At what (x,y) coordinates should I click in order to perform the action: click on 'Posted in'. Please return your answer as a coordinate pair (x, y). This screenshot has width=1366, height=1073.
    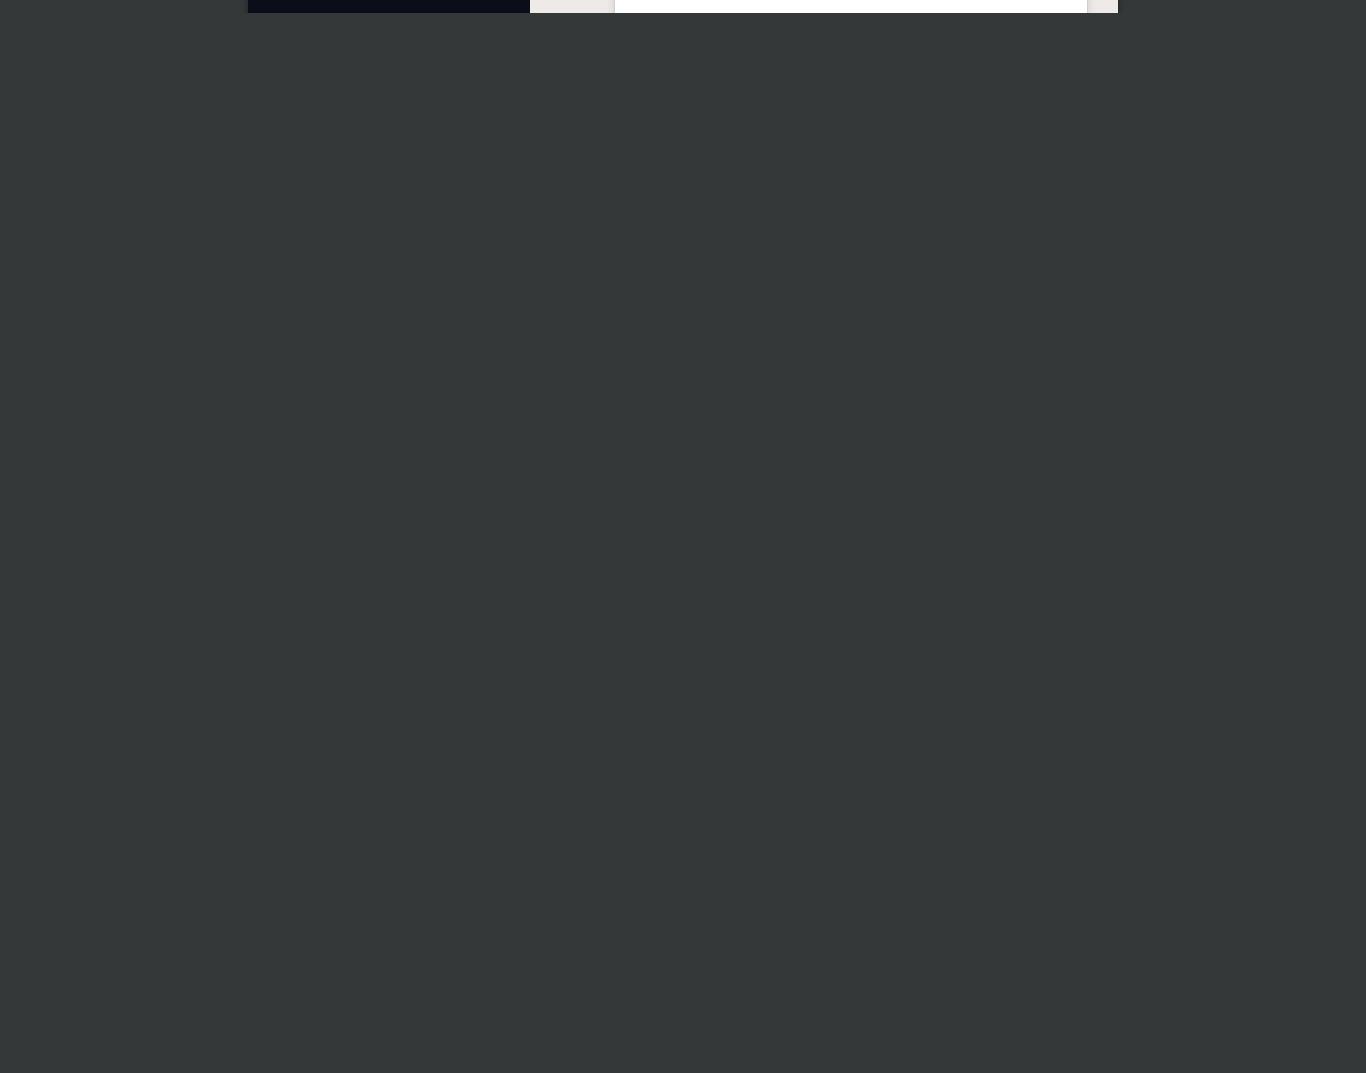
    Looking at the image, I should click on (637, 599).